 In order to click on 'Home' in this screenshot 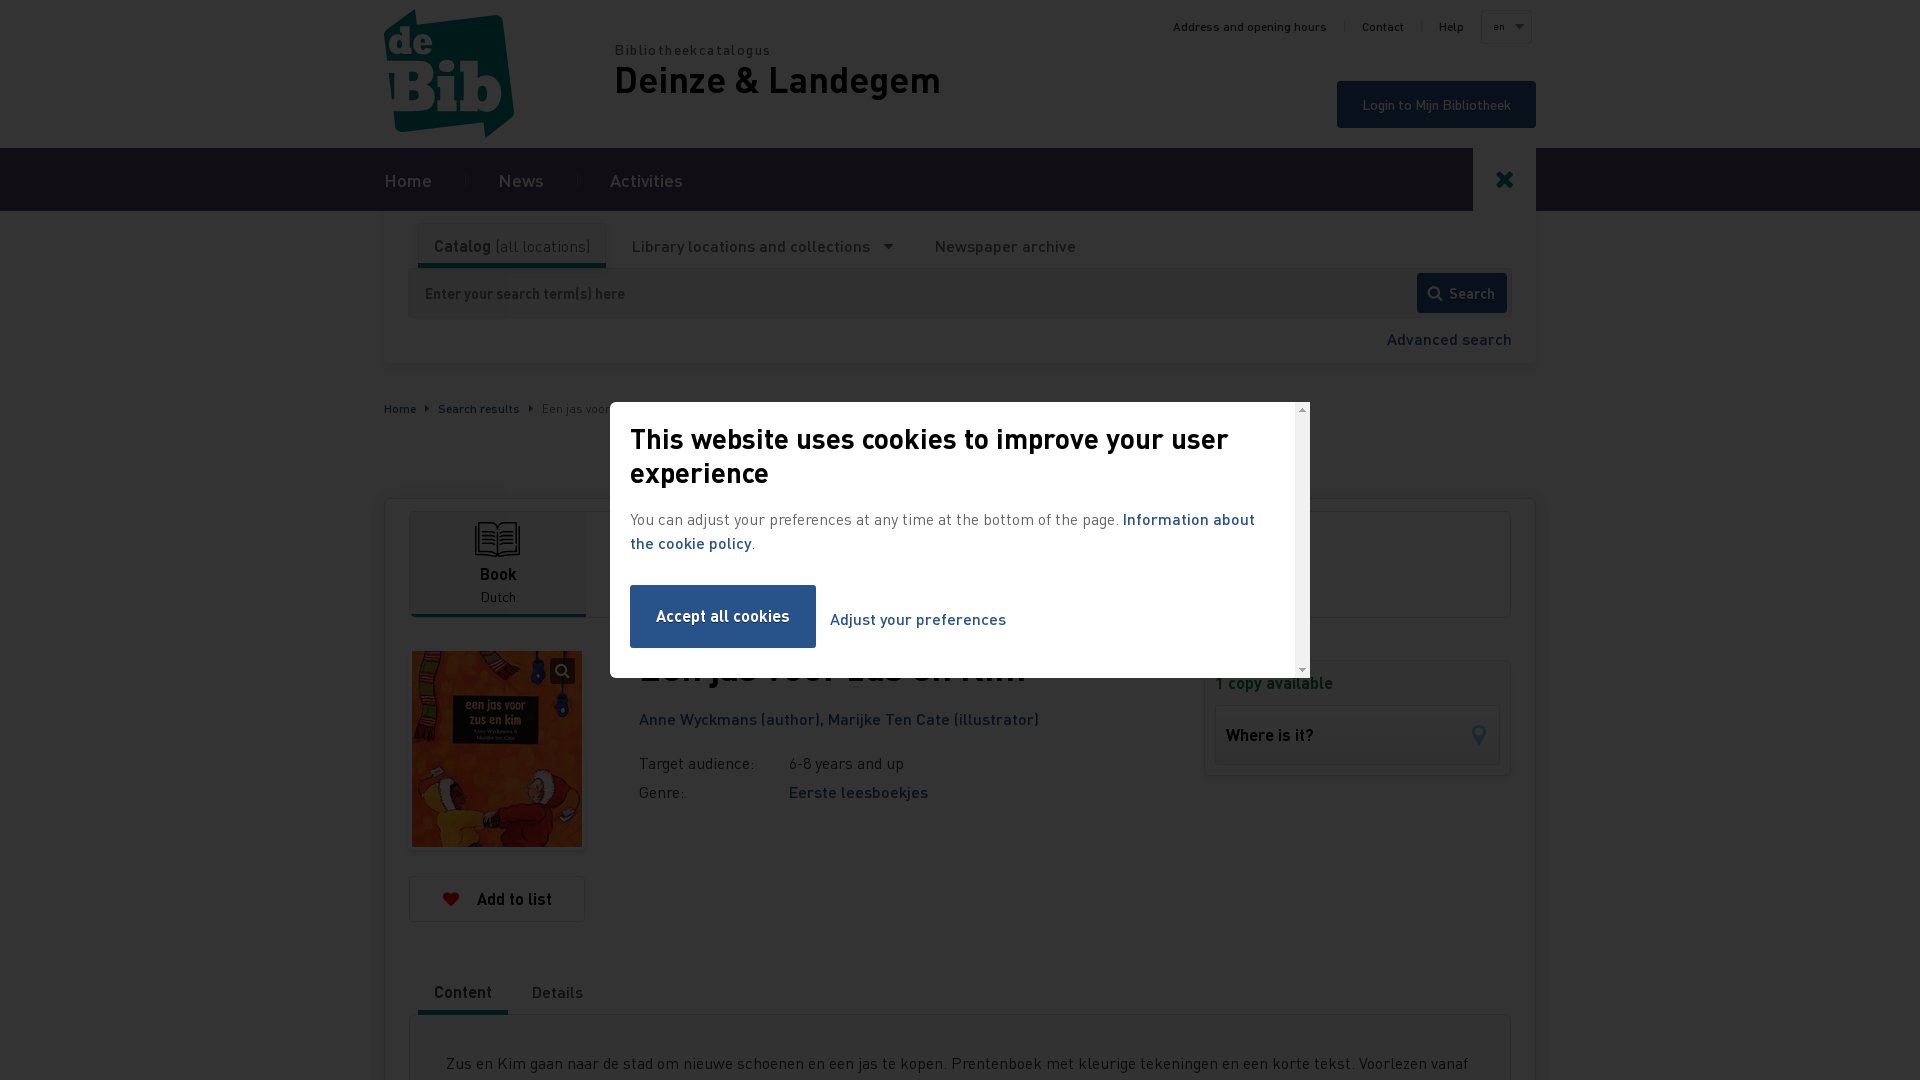, I will do `click(384, 407)`.